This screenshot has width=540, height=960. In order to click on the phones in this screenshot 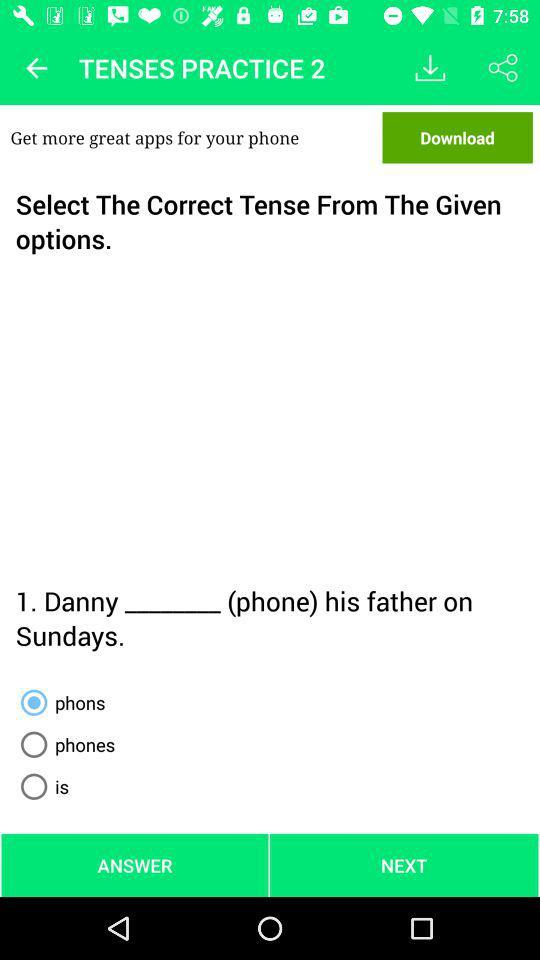, I will do `click(64, 743)`.